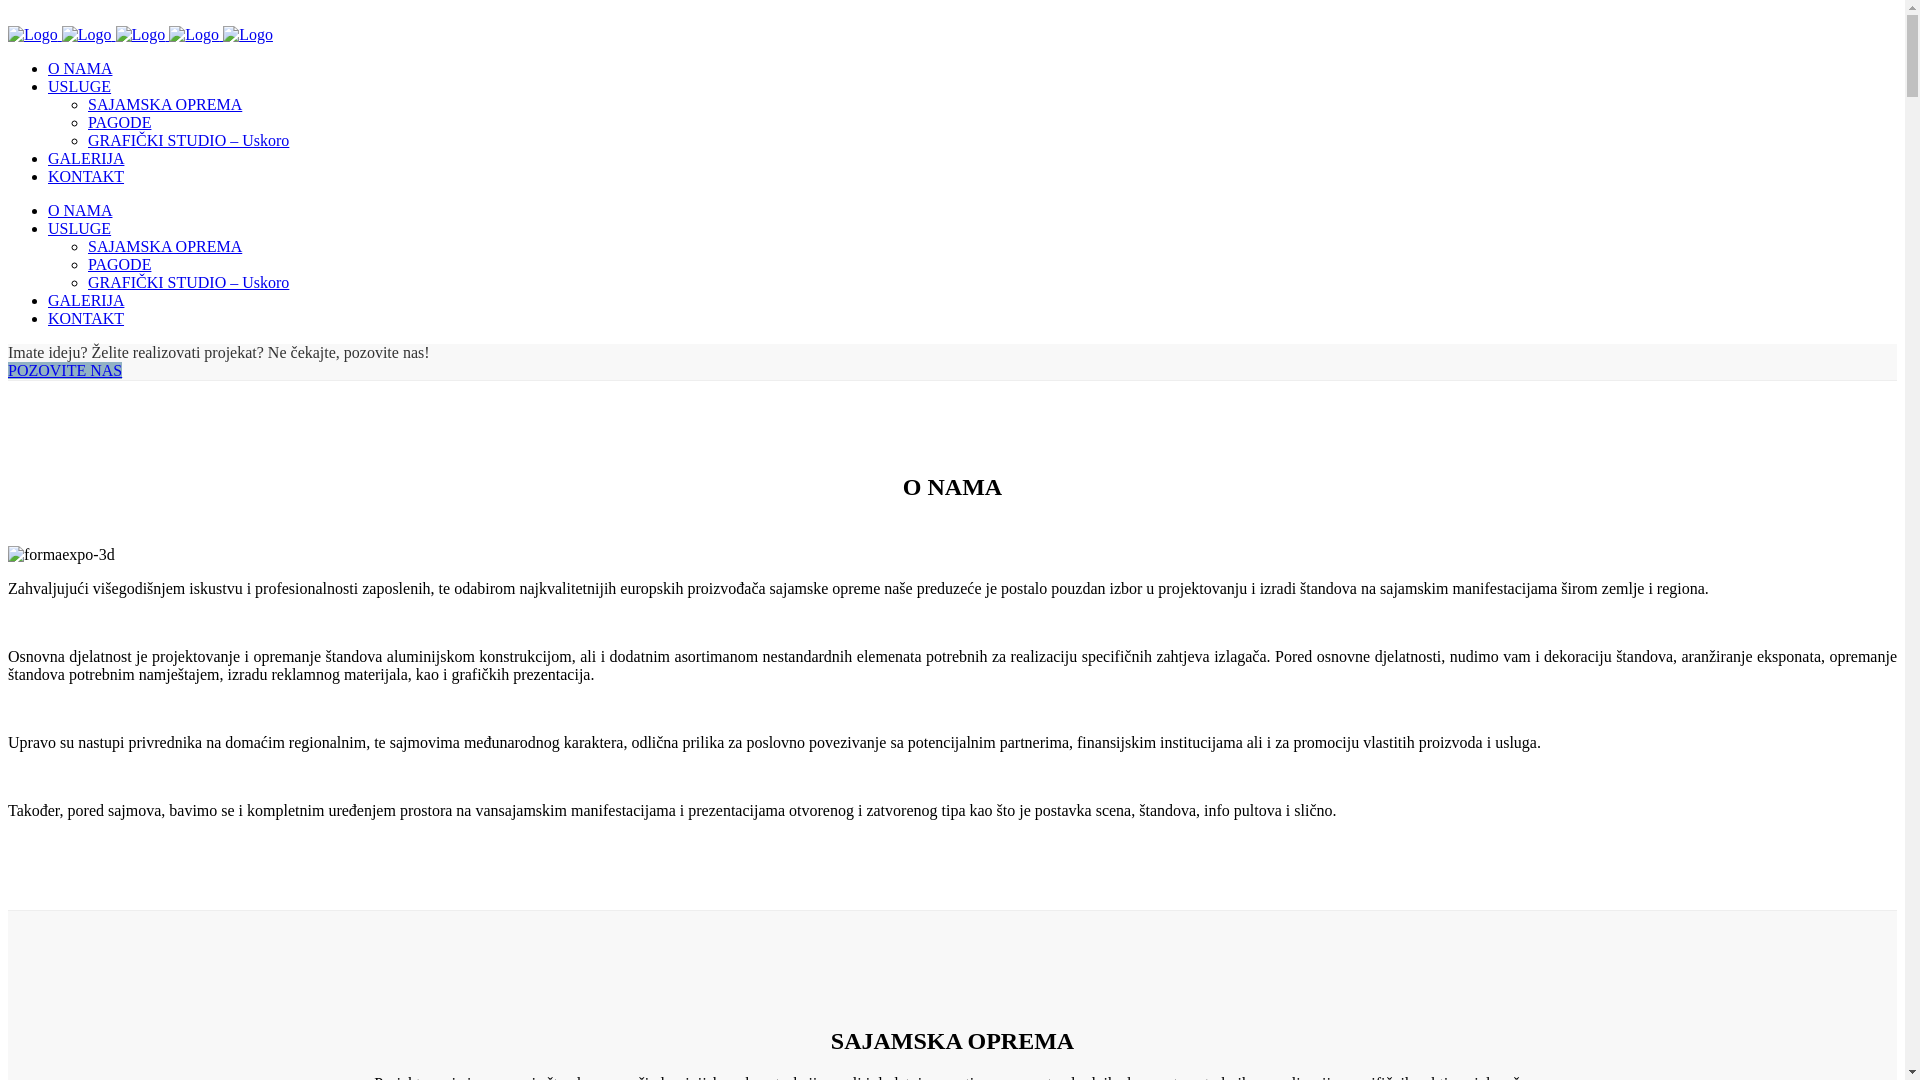  Describe the element at coordinates (118, 263) in the screenshot. I see `'PAGODE'` at that location.